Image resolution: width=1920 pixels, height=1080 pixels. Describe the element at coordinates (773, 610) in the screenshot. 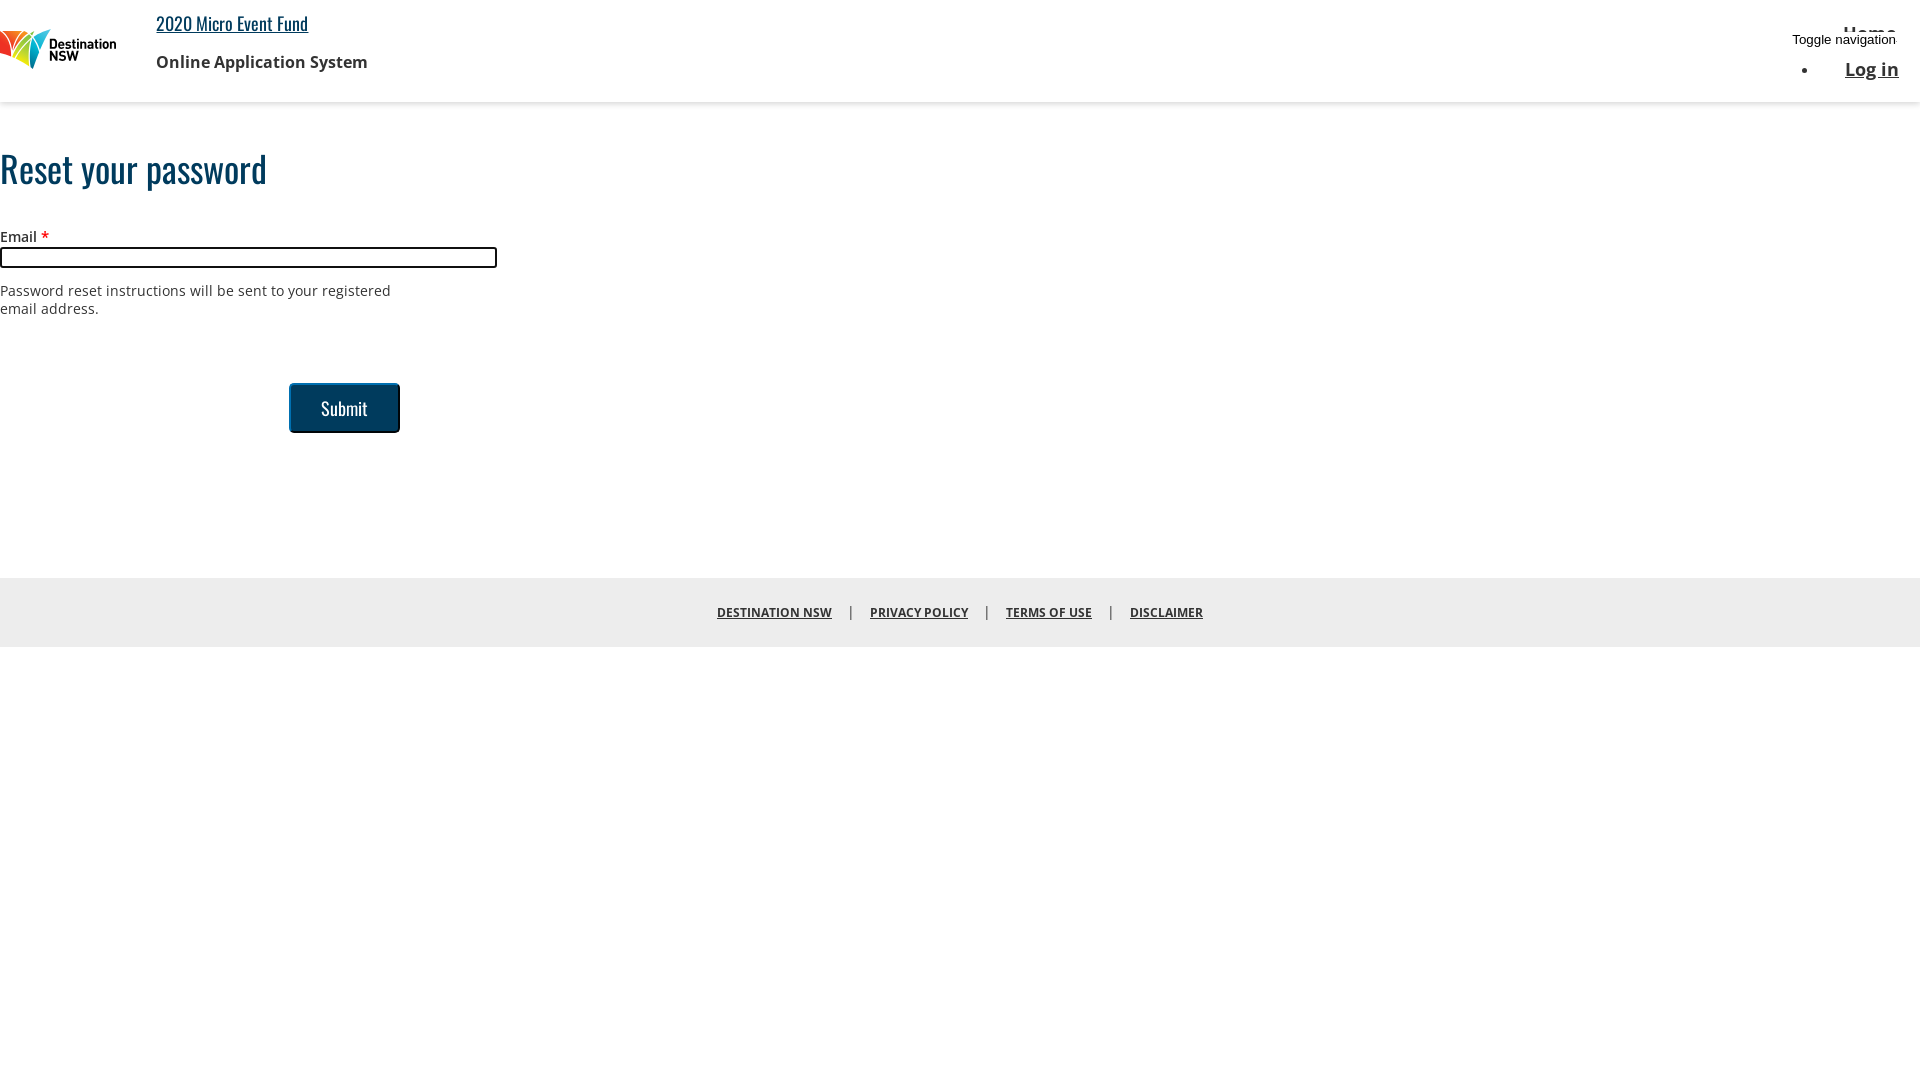

I see `'DESTINATION NSW'` at that location.